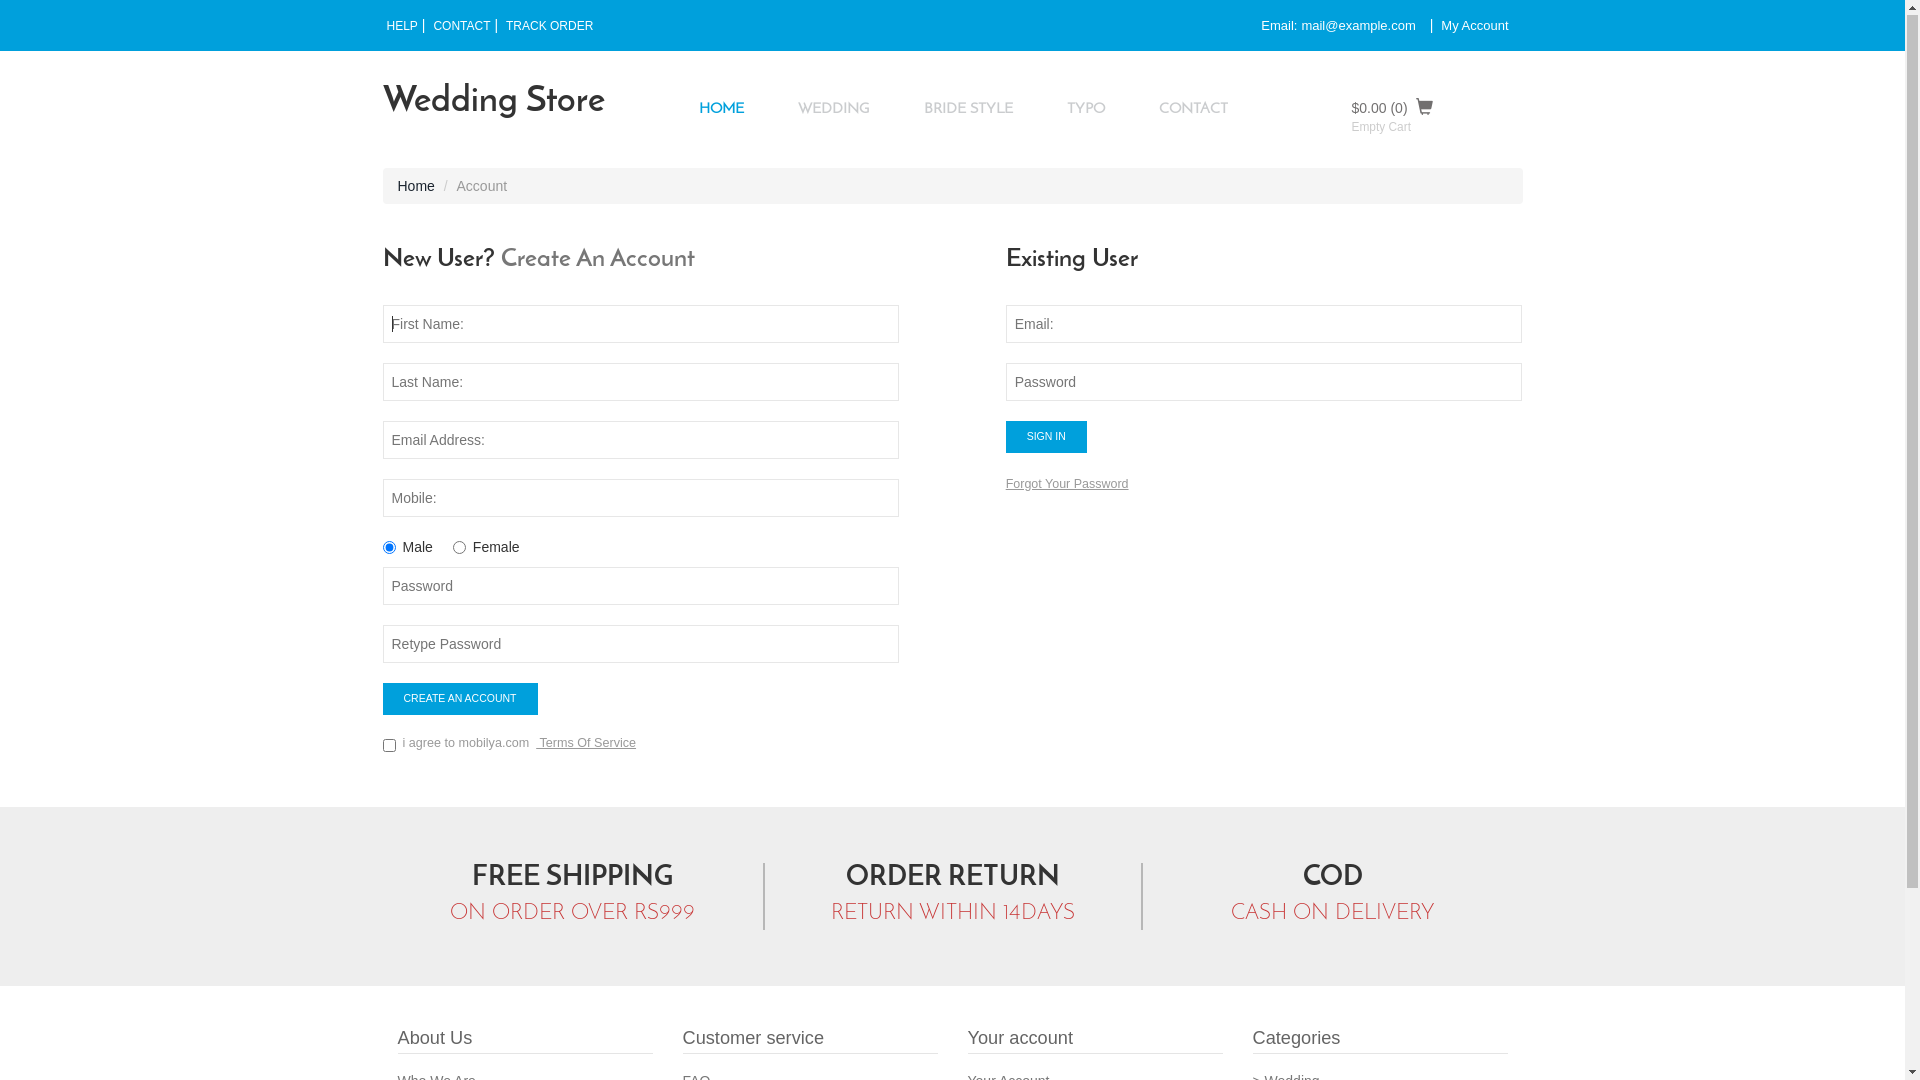  I want to click on 'My Account', so click(1474, 26).